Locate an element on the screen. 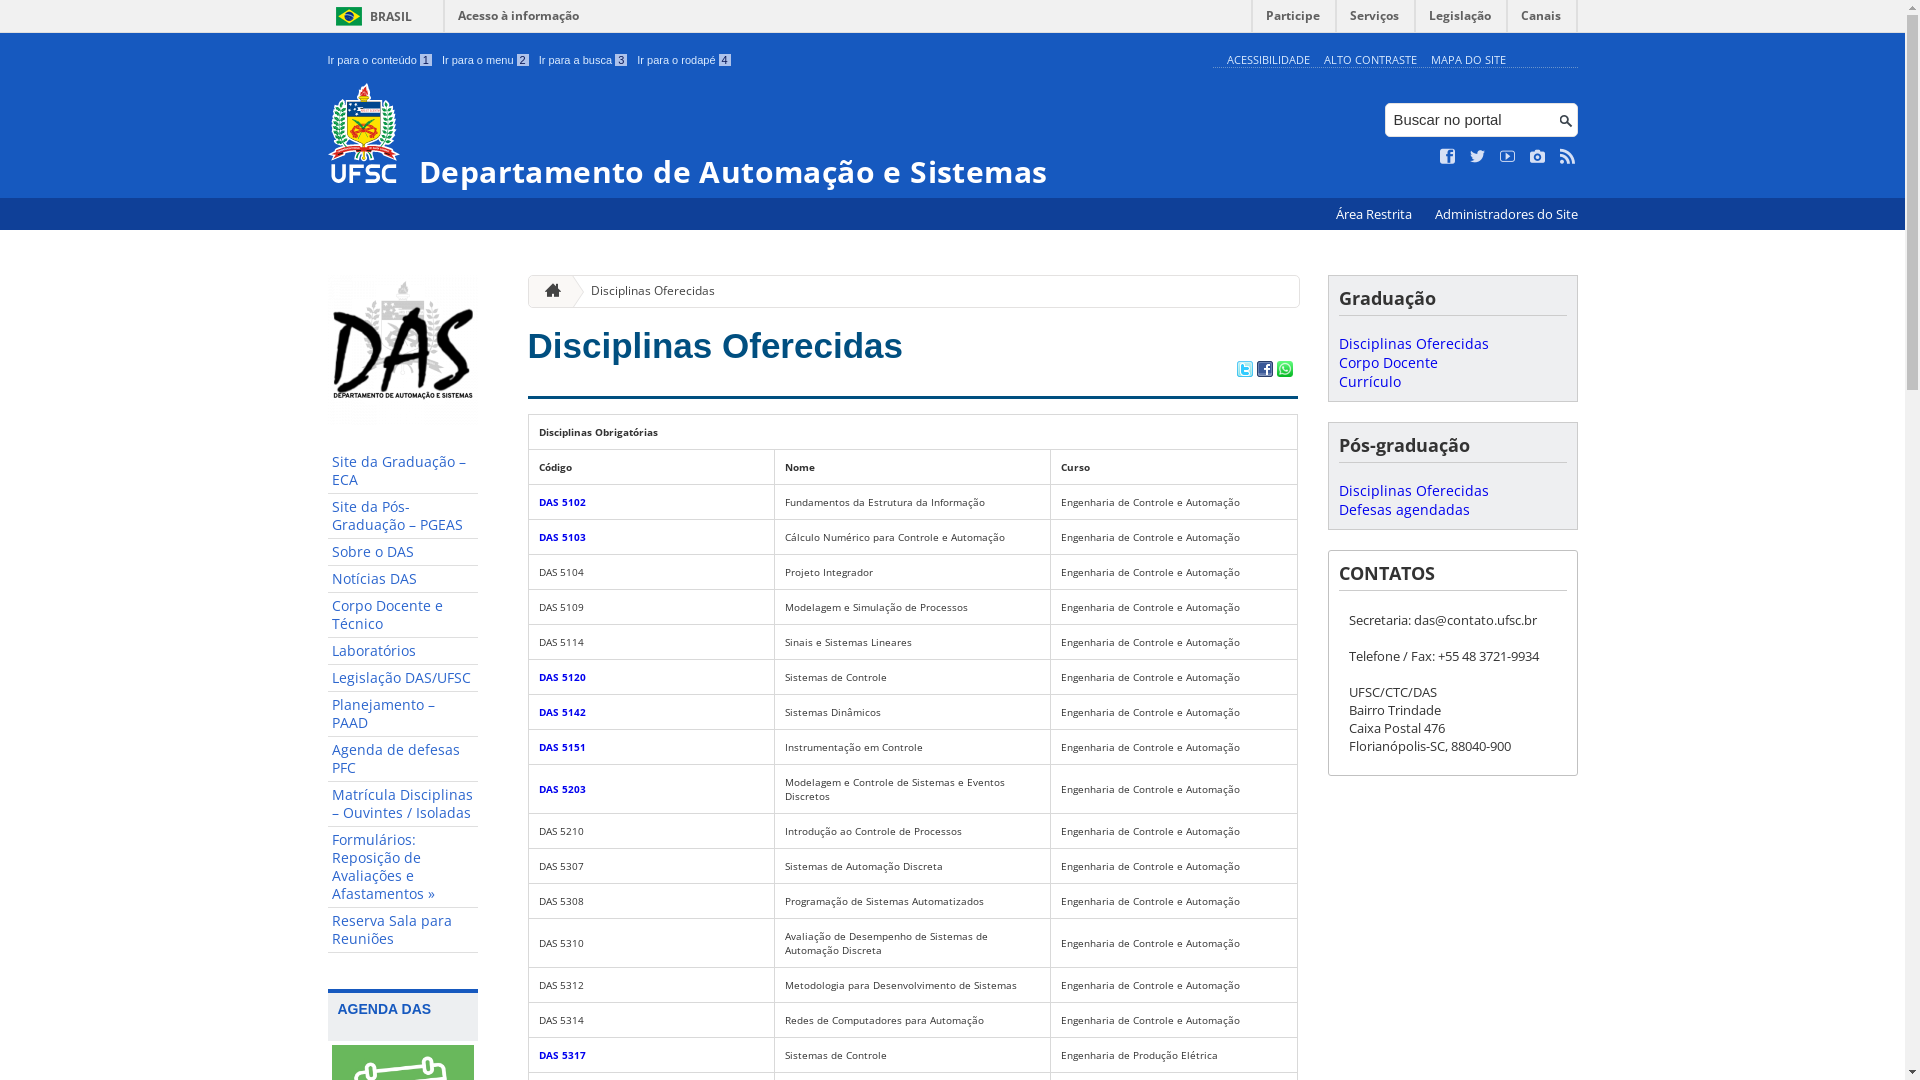 The image size is (1920, 1080). 'Curta no Facebook' is located at coordinates (1448, 156).